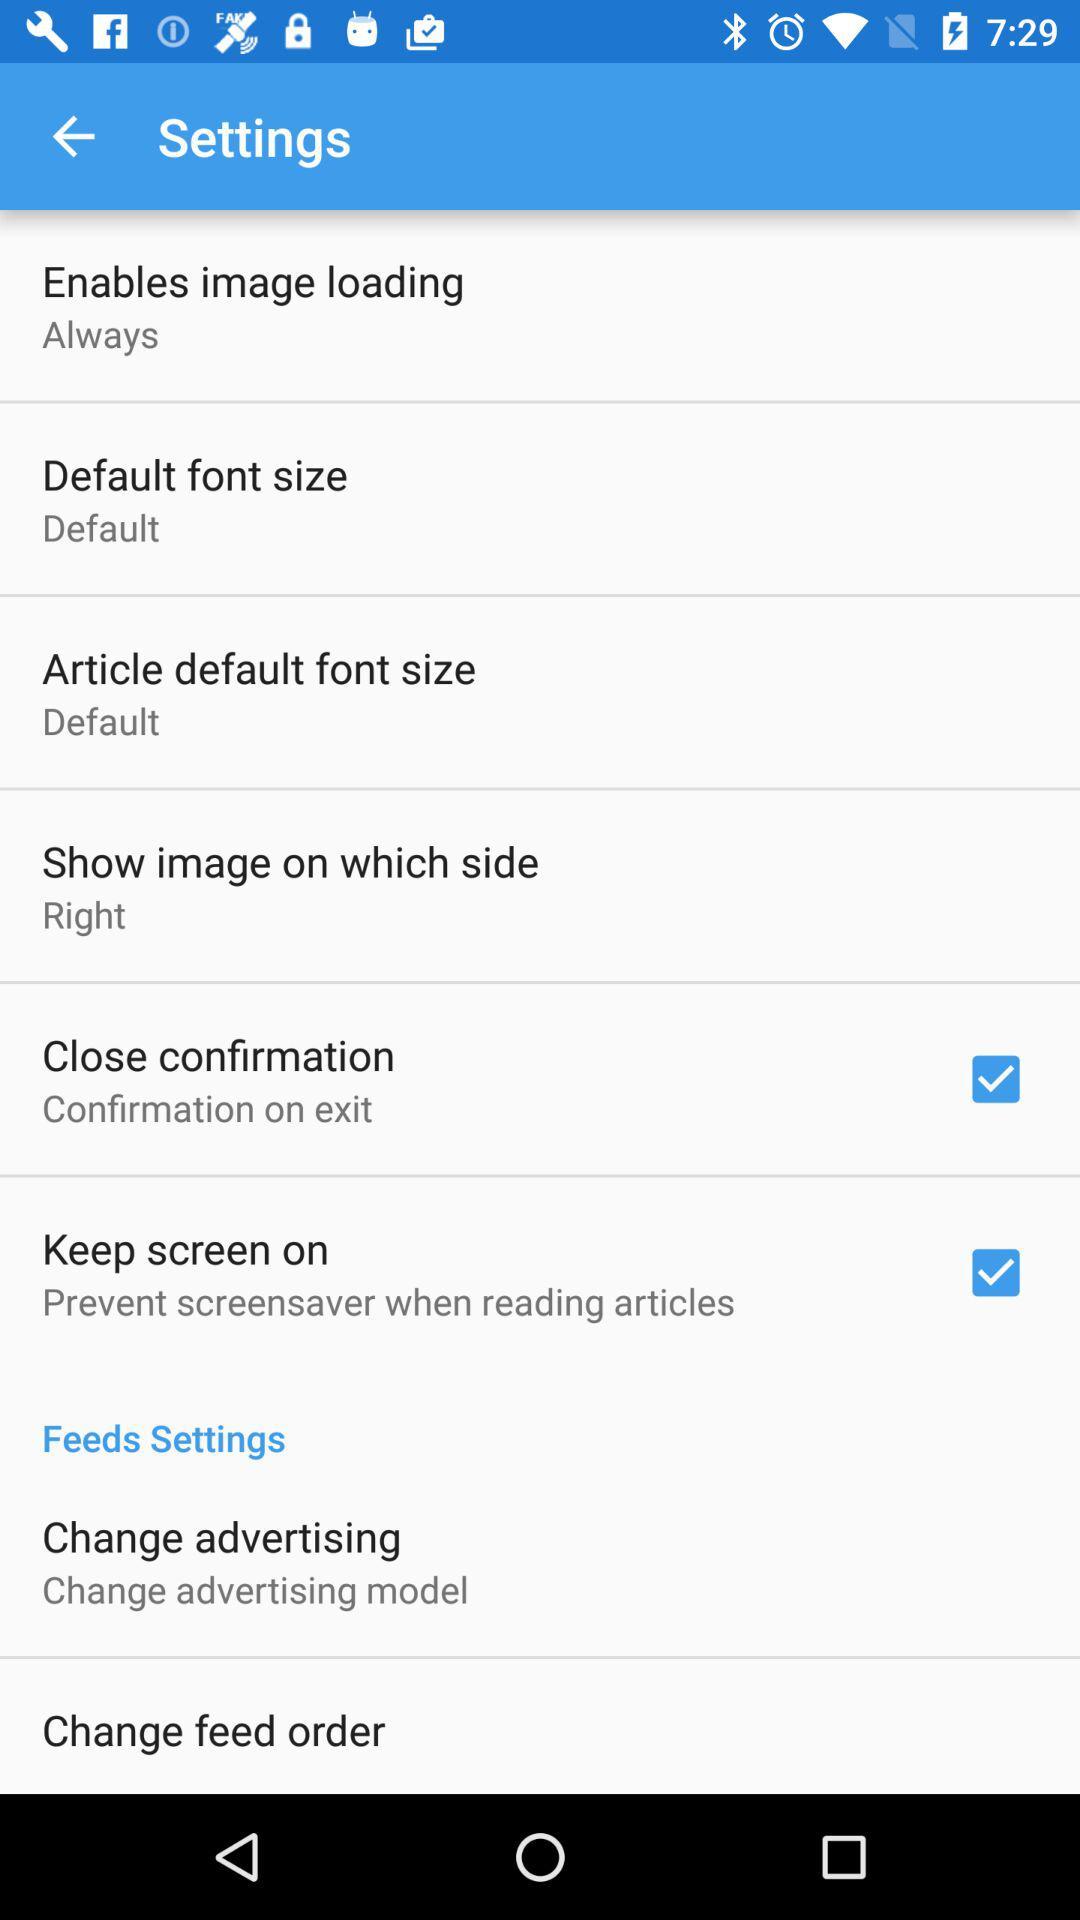 The width and height of the screenshot is (1080, 1920). Describe the element at coordinates (185, 1247) in the screenshot. I see `item below confirmation on exit icon` at that location.